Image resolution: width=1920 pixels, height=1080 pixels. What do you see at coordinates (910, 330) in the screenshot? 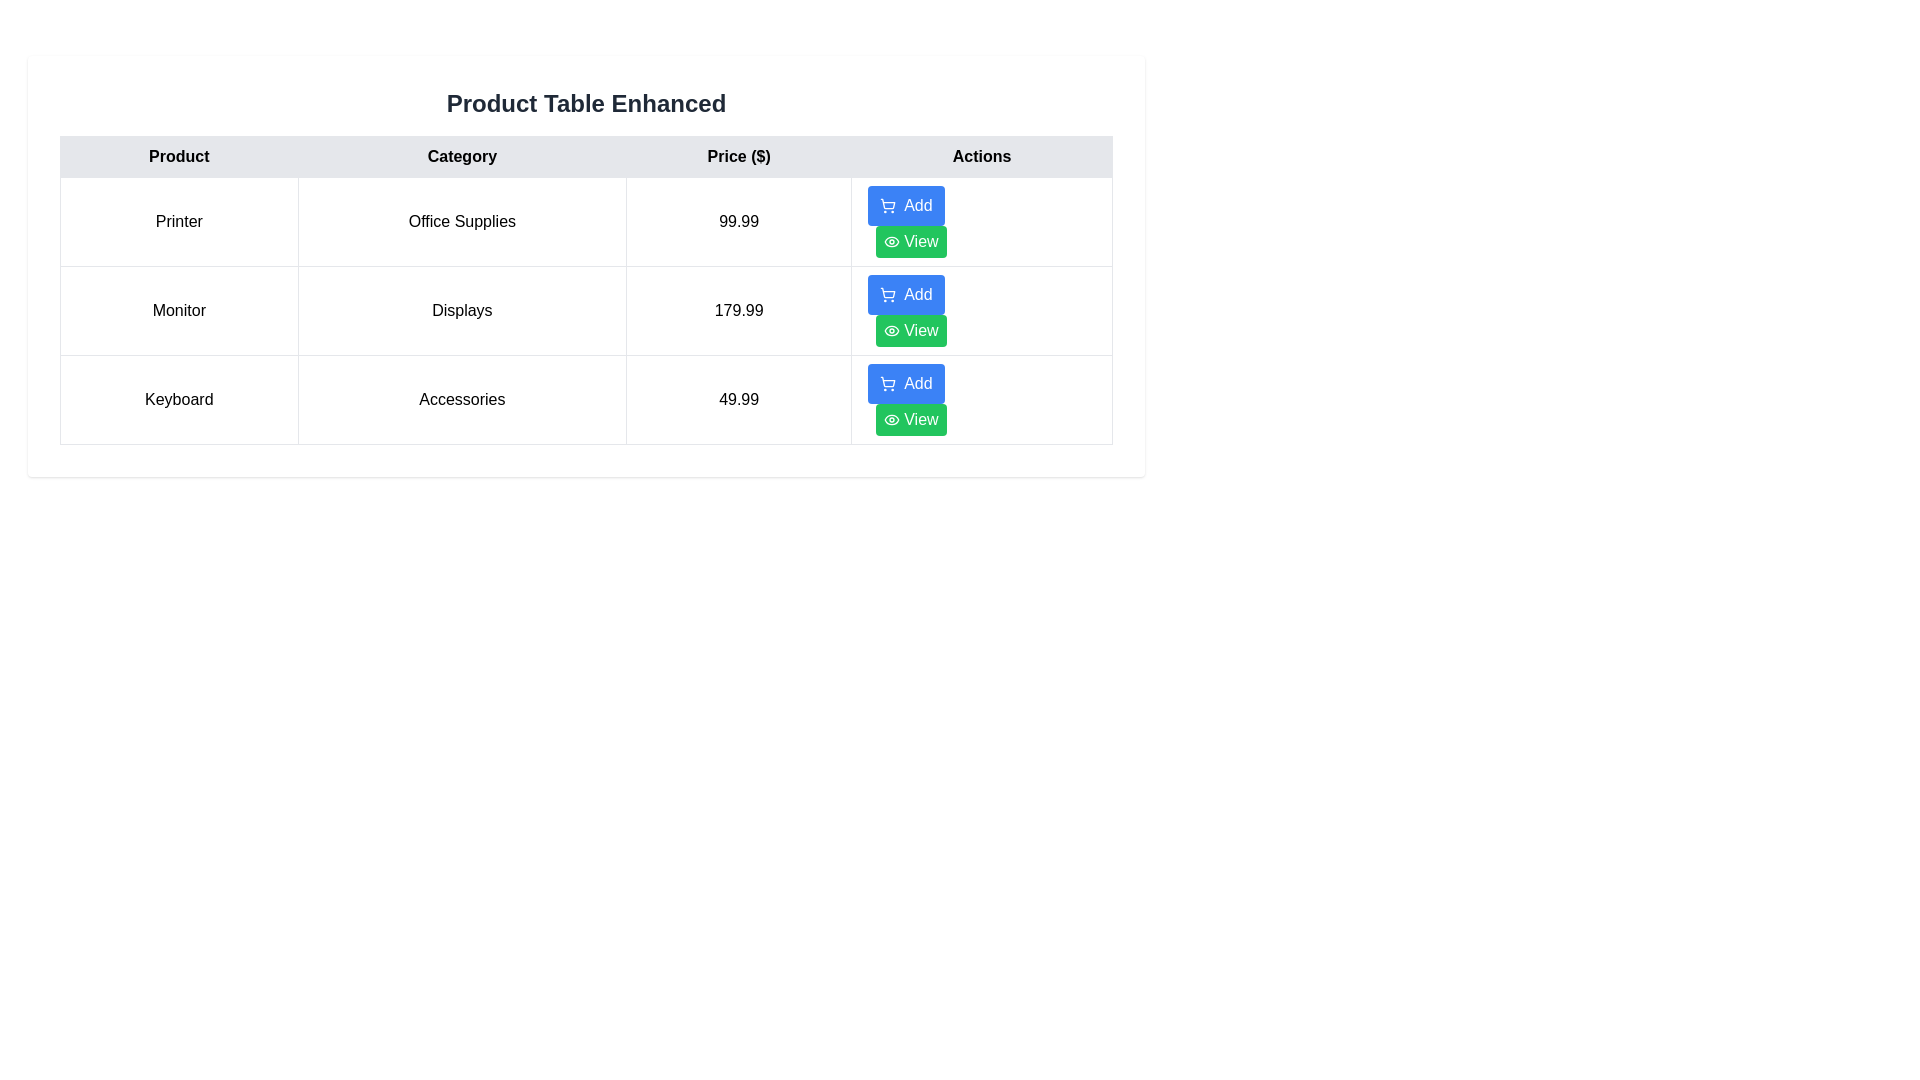
I see `the green 'View' button with an eye icon in the 'Actions' column of the second row of the table` at bounding box center [910, 330].